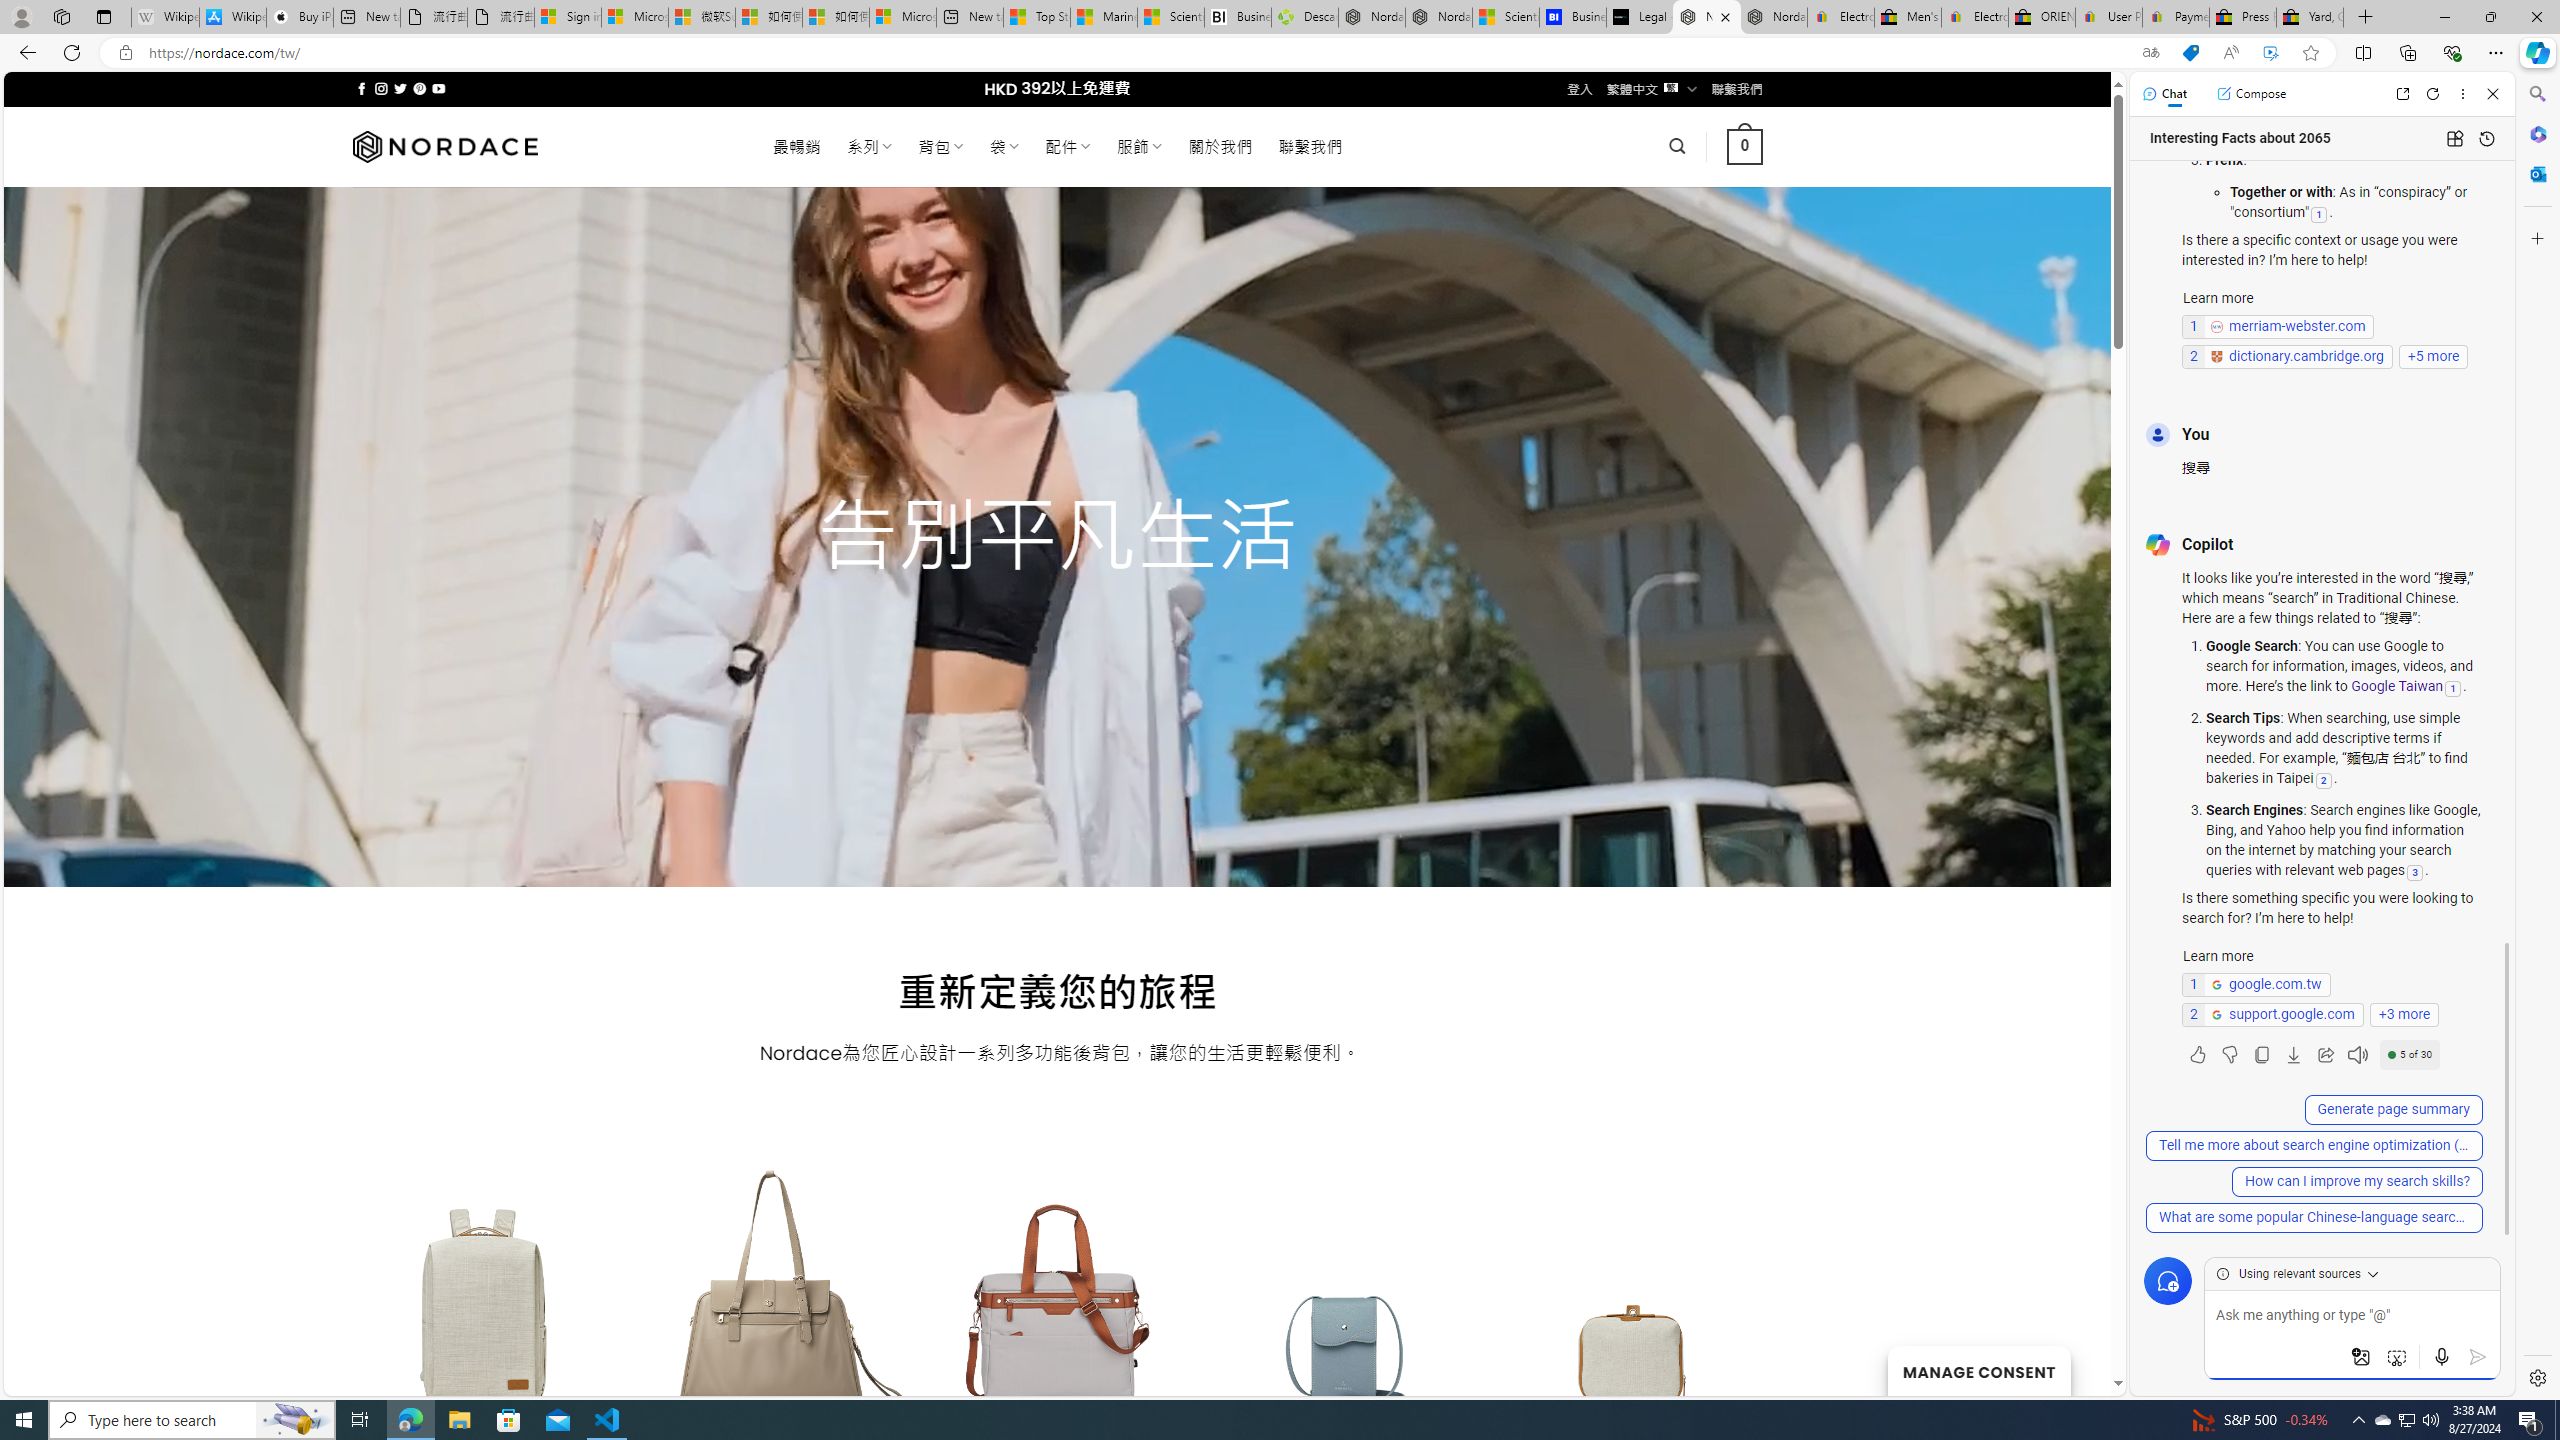 The height and width of the screenshot is (1440, 2560). What do you see at coordinates (2149, 53) in the screenshot?
I see `'Show translate options'` at bounding box center [2149, 53].